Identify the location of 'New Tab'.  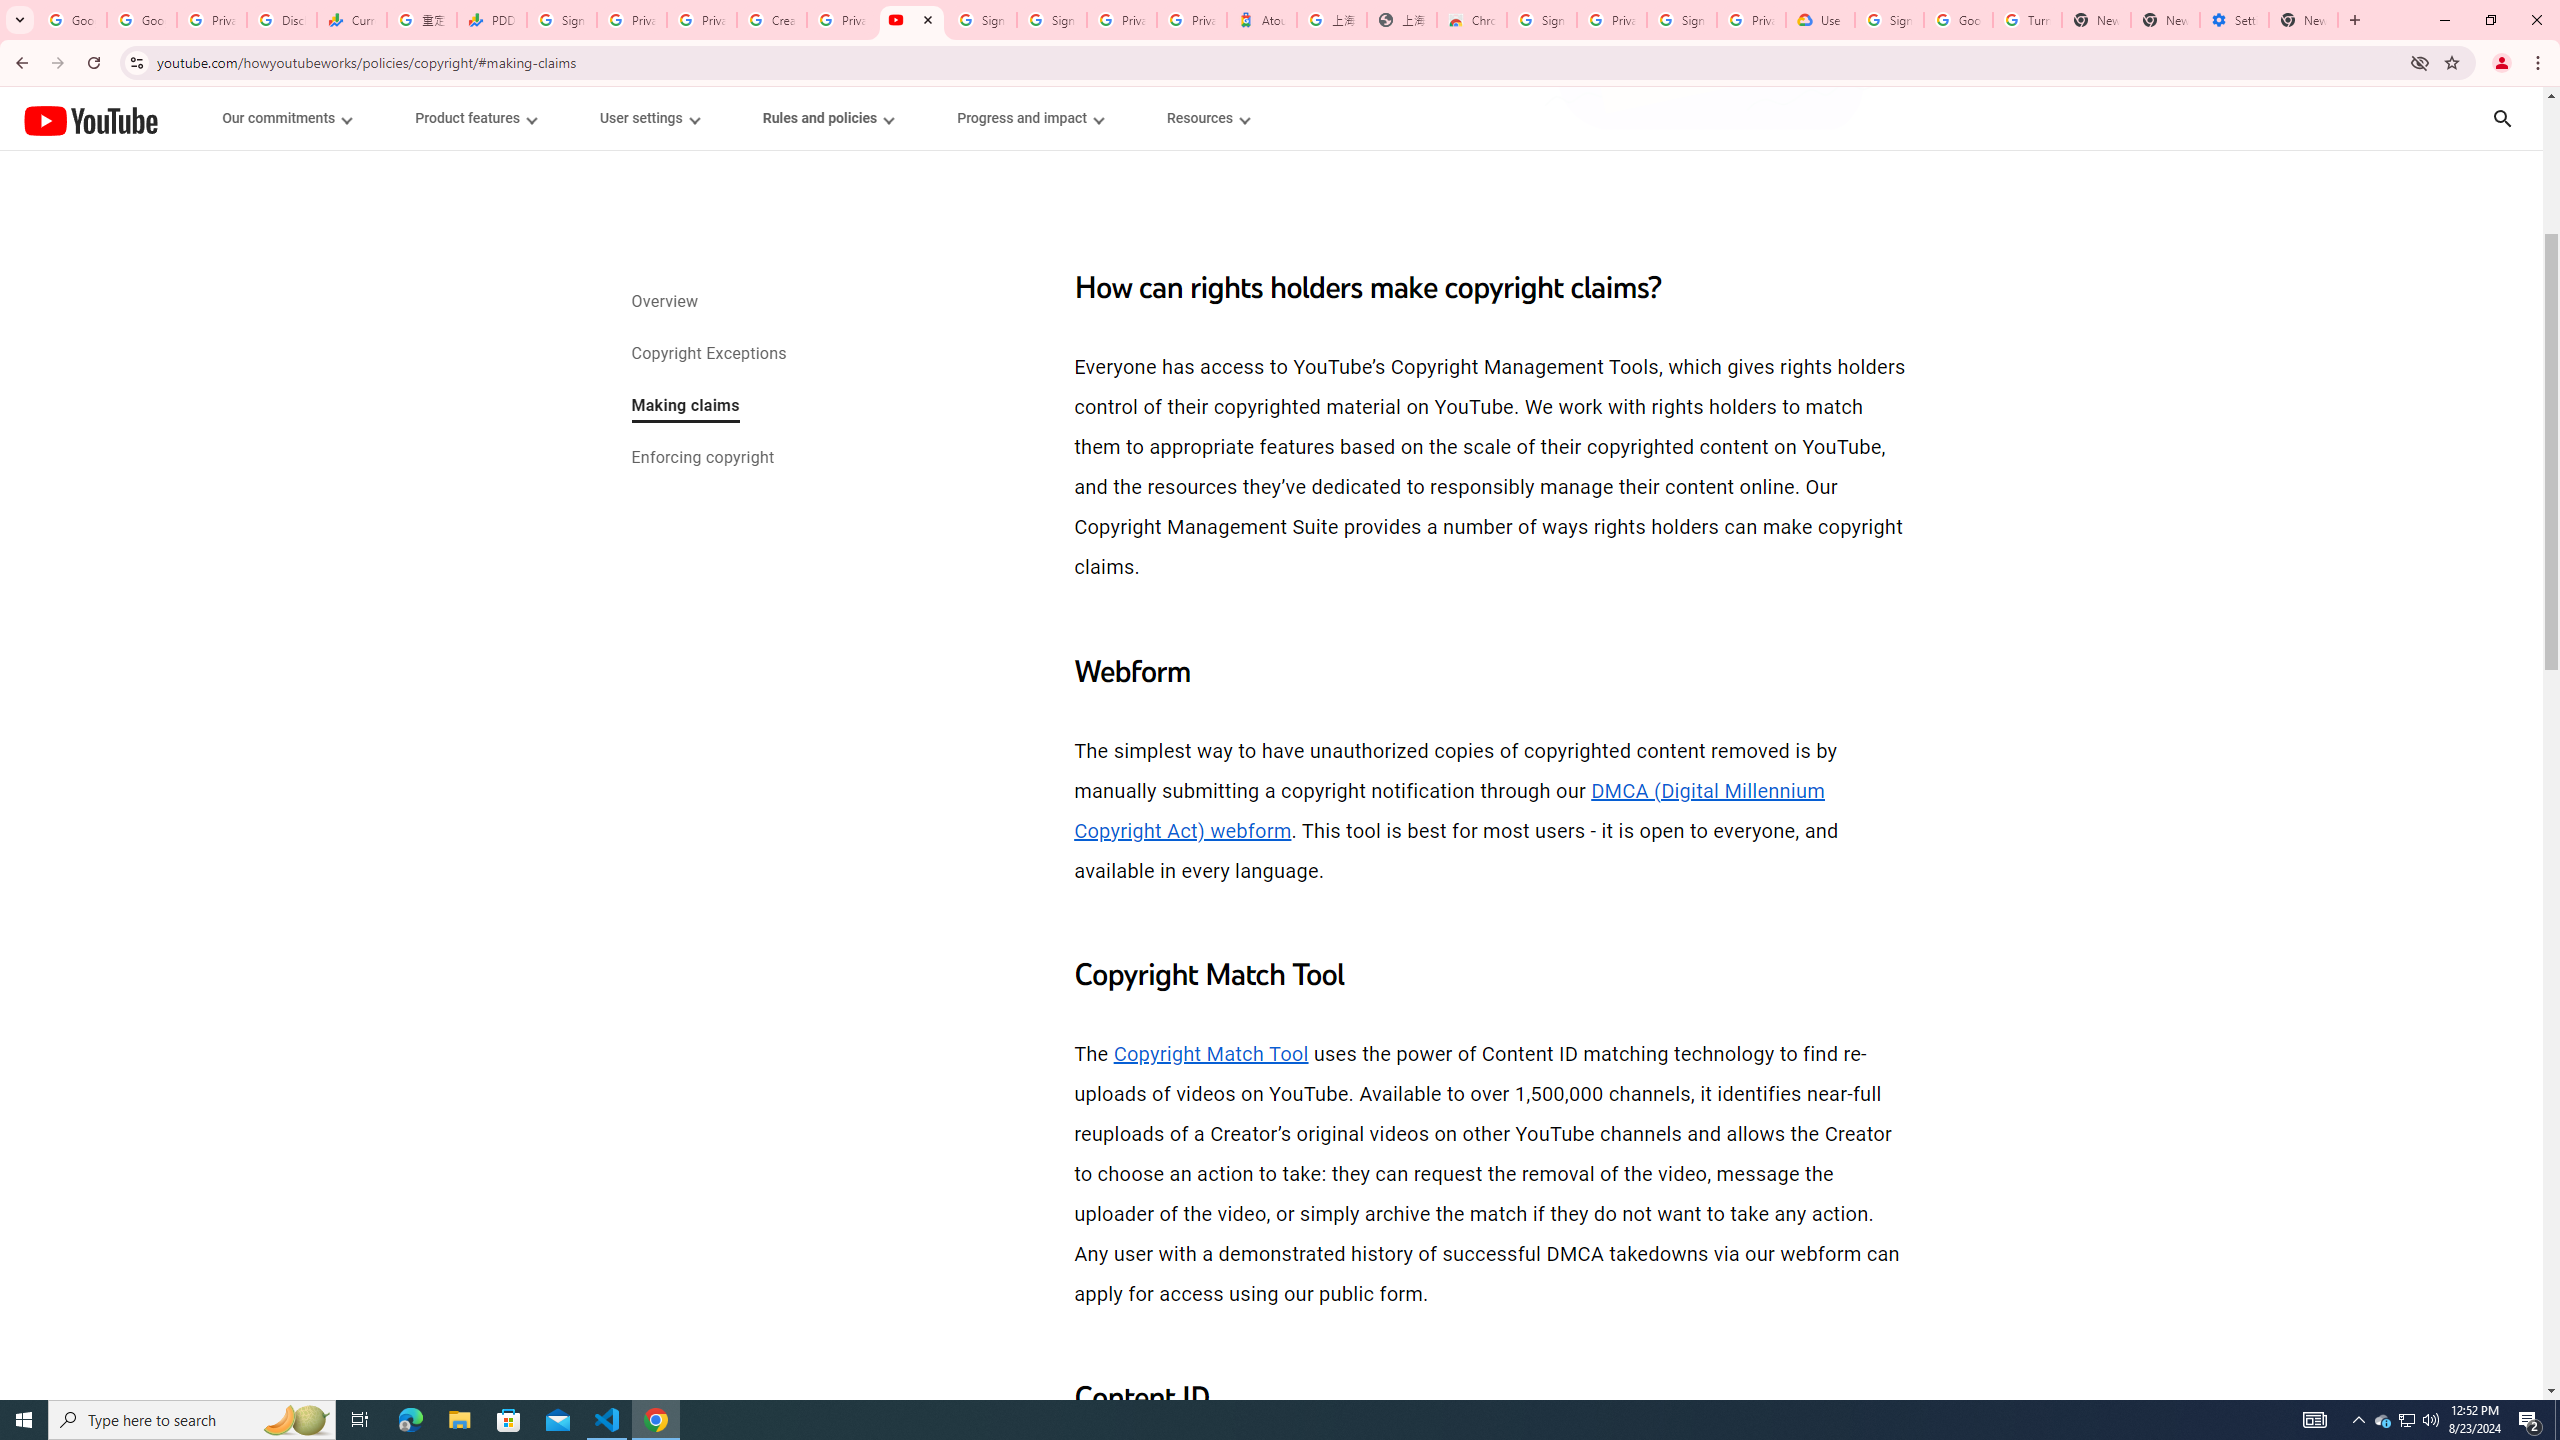
(2352, 19).